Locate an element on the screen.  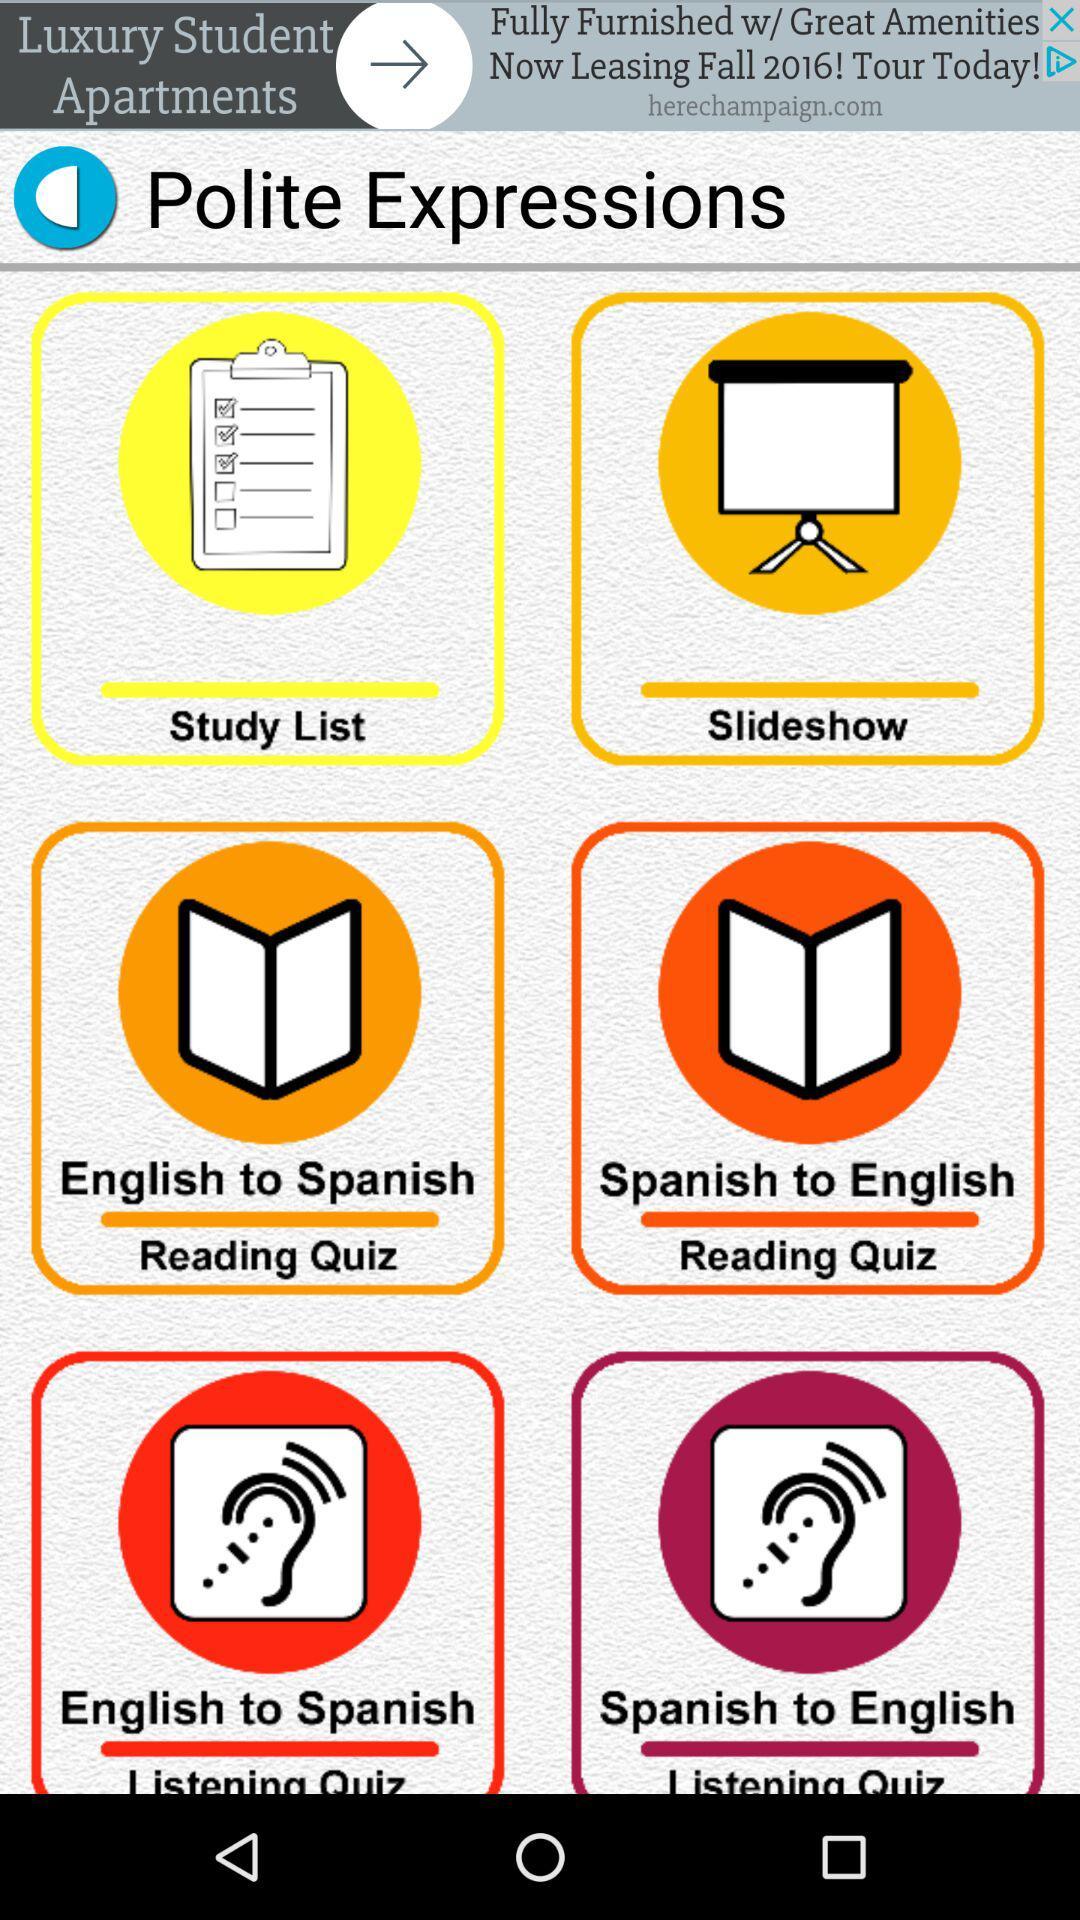
click advertisement is located at coordinates (540, 65).